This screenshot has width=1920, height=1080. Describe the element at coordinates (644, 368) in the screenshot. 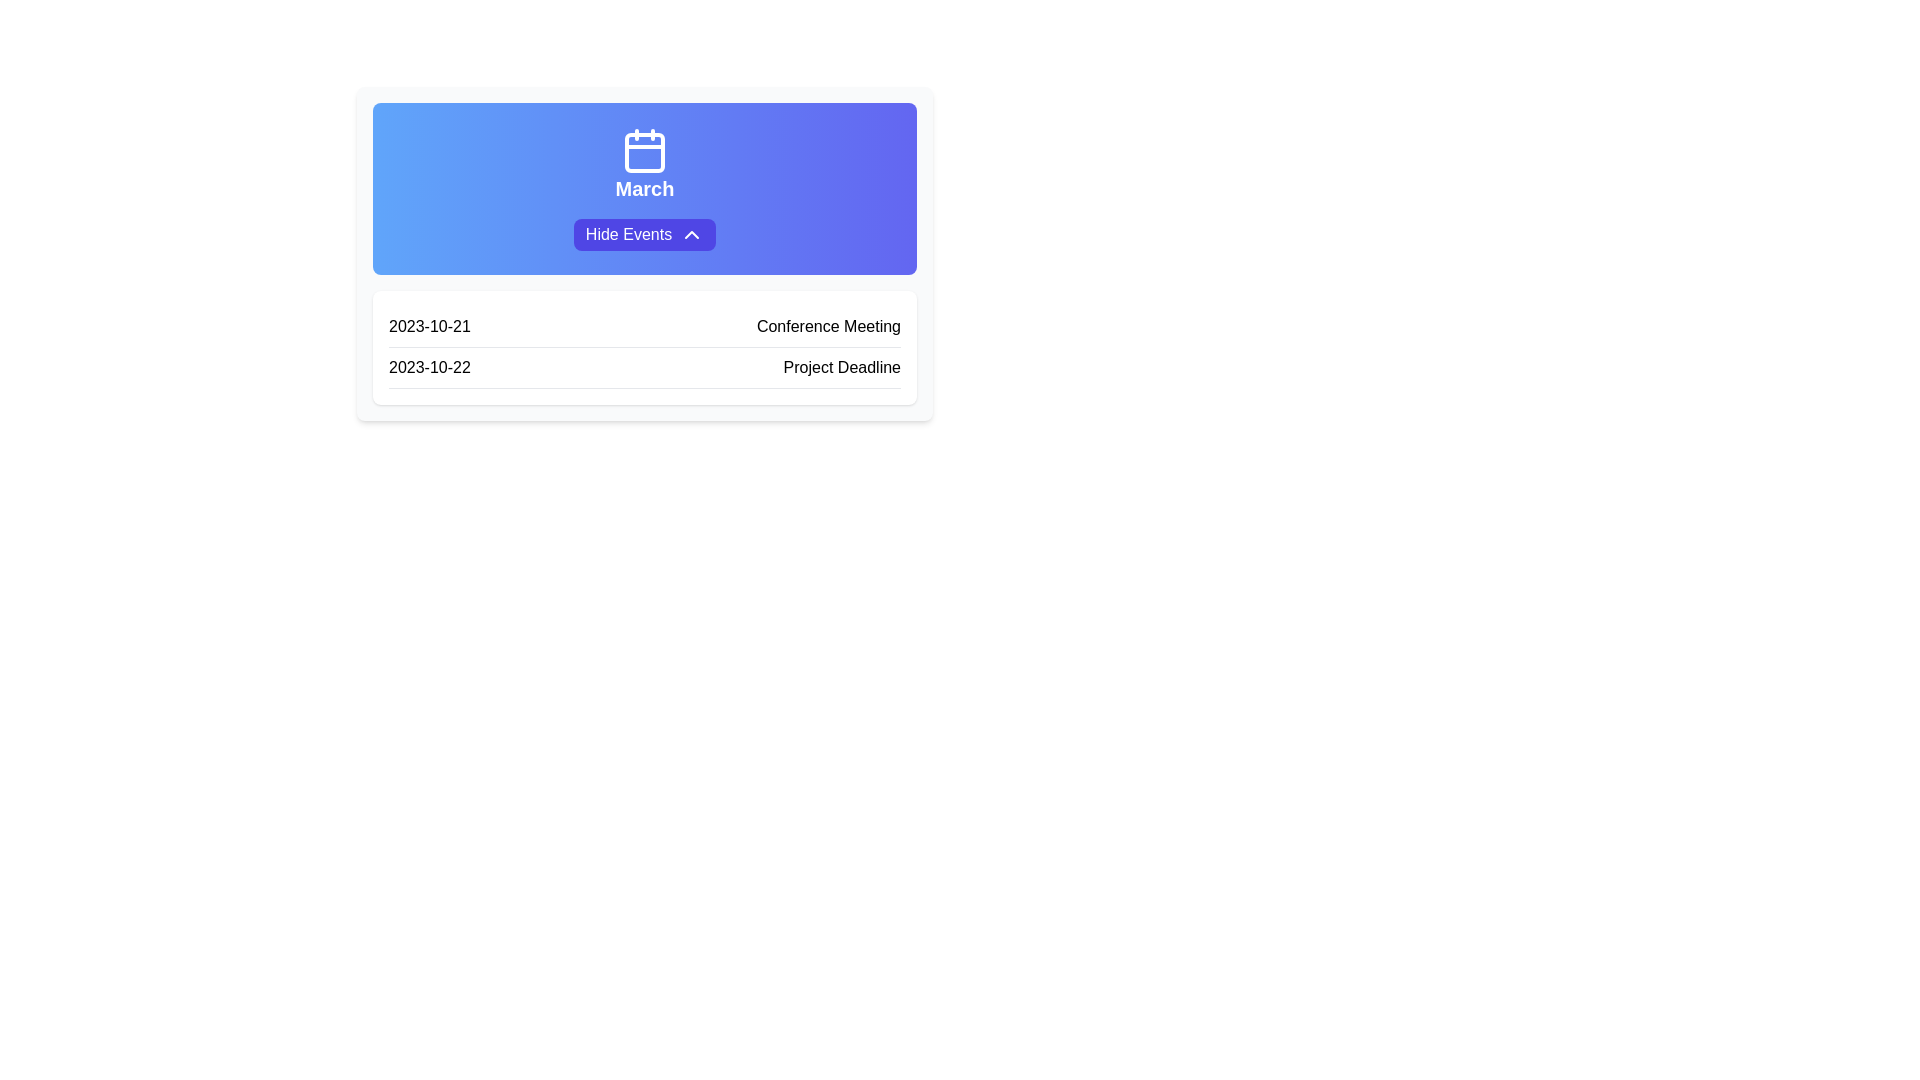

I see `the event list entry titled 'Project Deadline' on the date '2023-10-22' to navigate through surrounding elements` at that location.